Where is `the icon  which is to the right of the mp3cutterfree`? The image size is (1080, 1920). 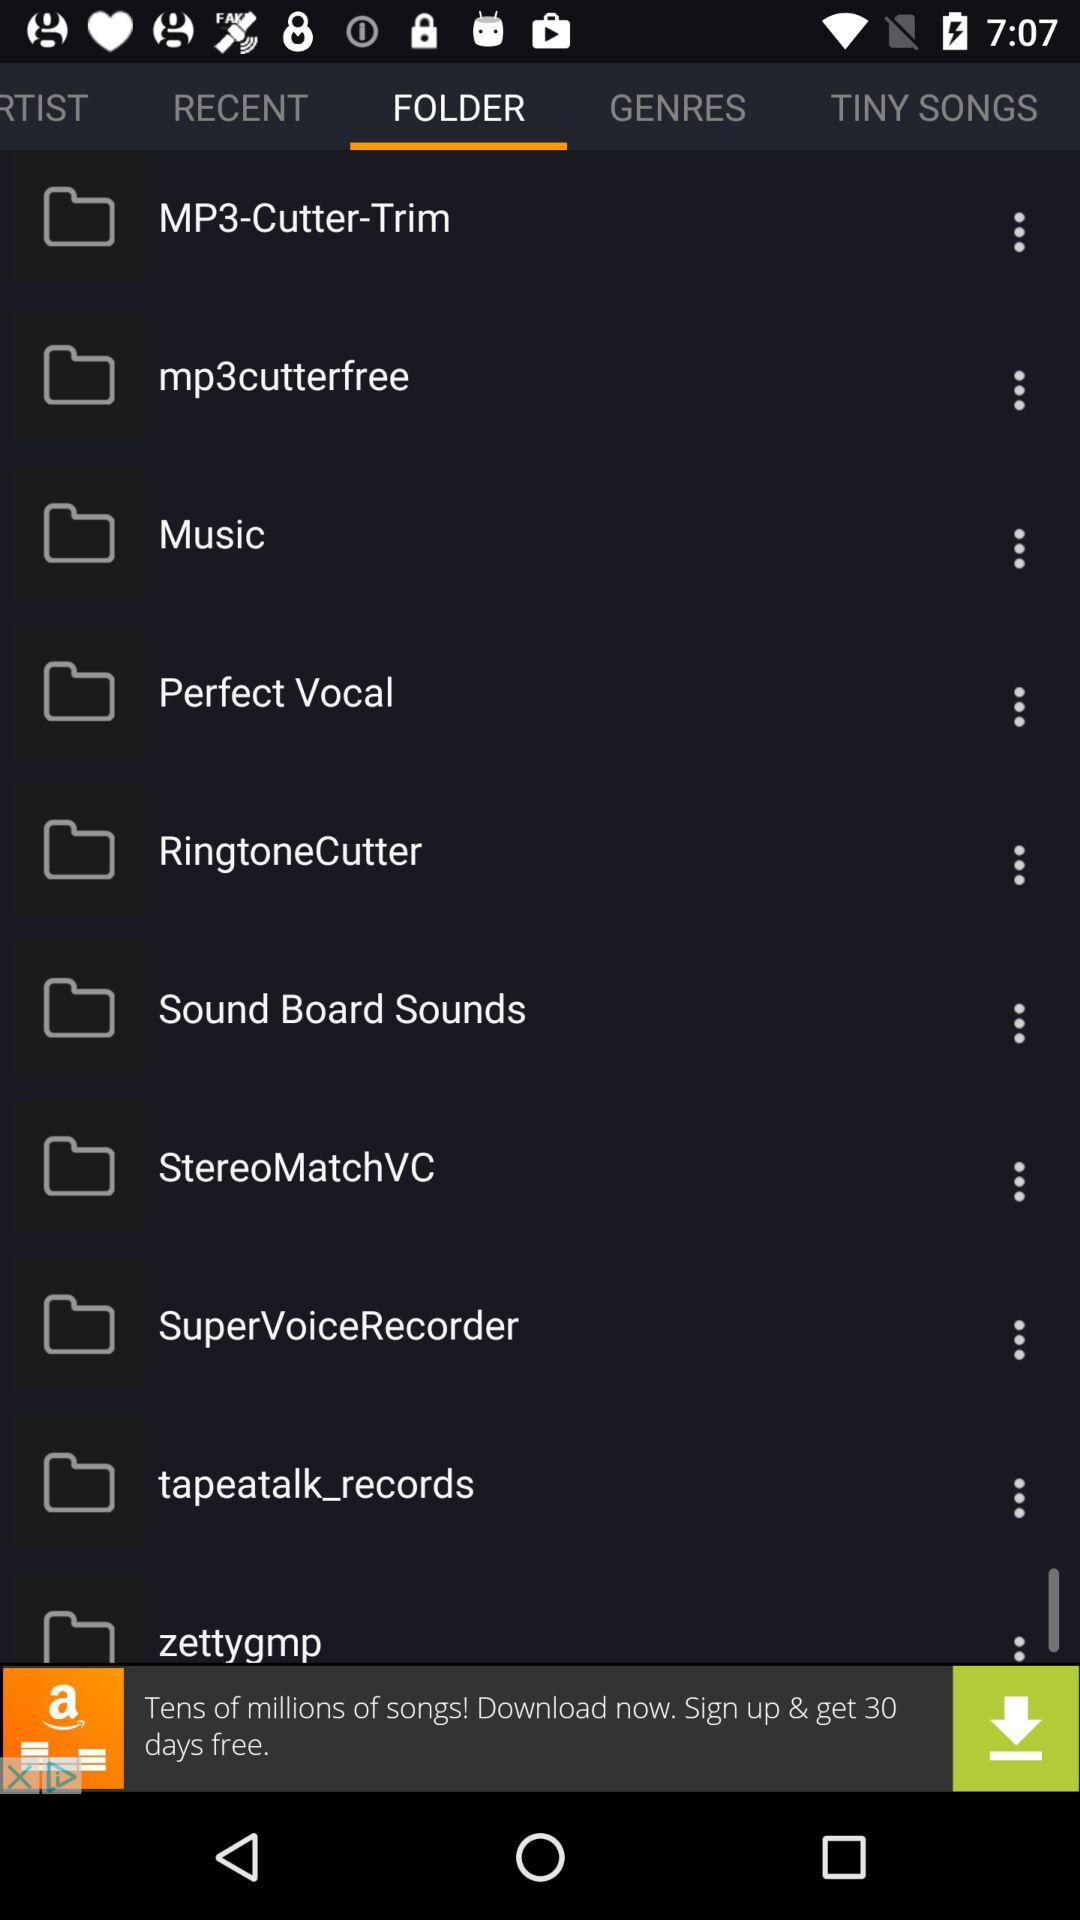
the icon  which is to the right of the mp3cutterfree is located at coordinates (978, 374).